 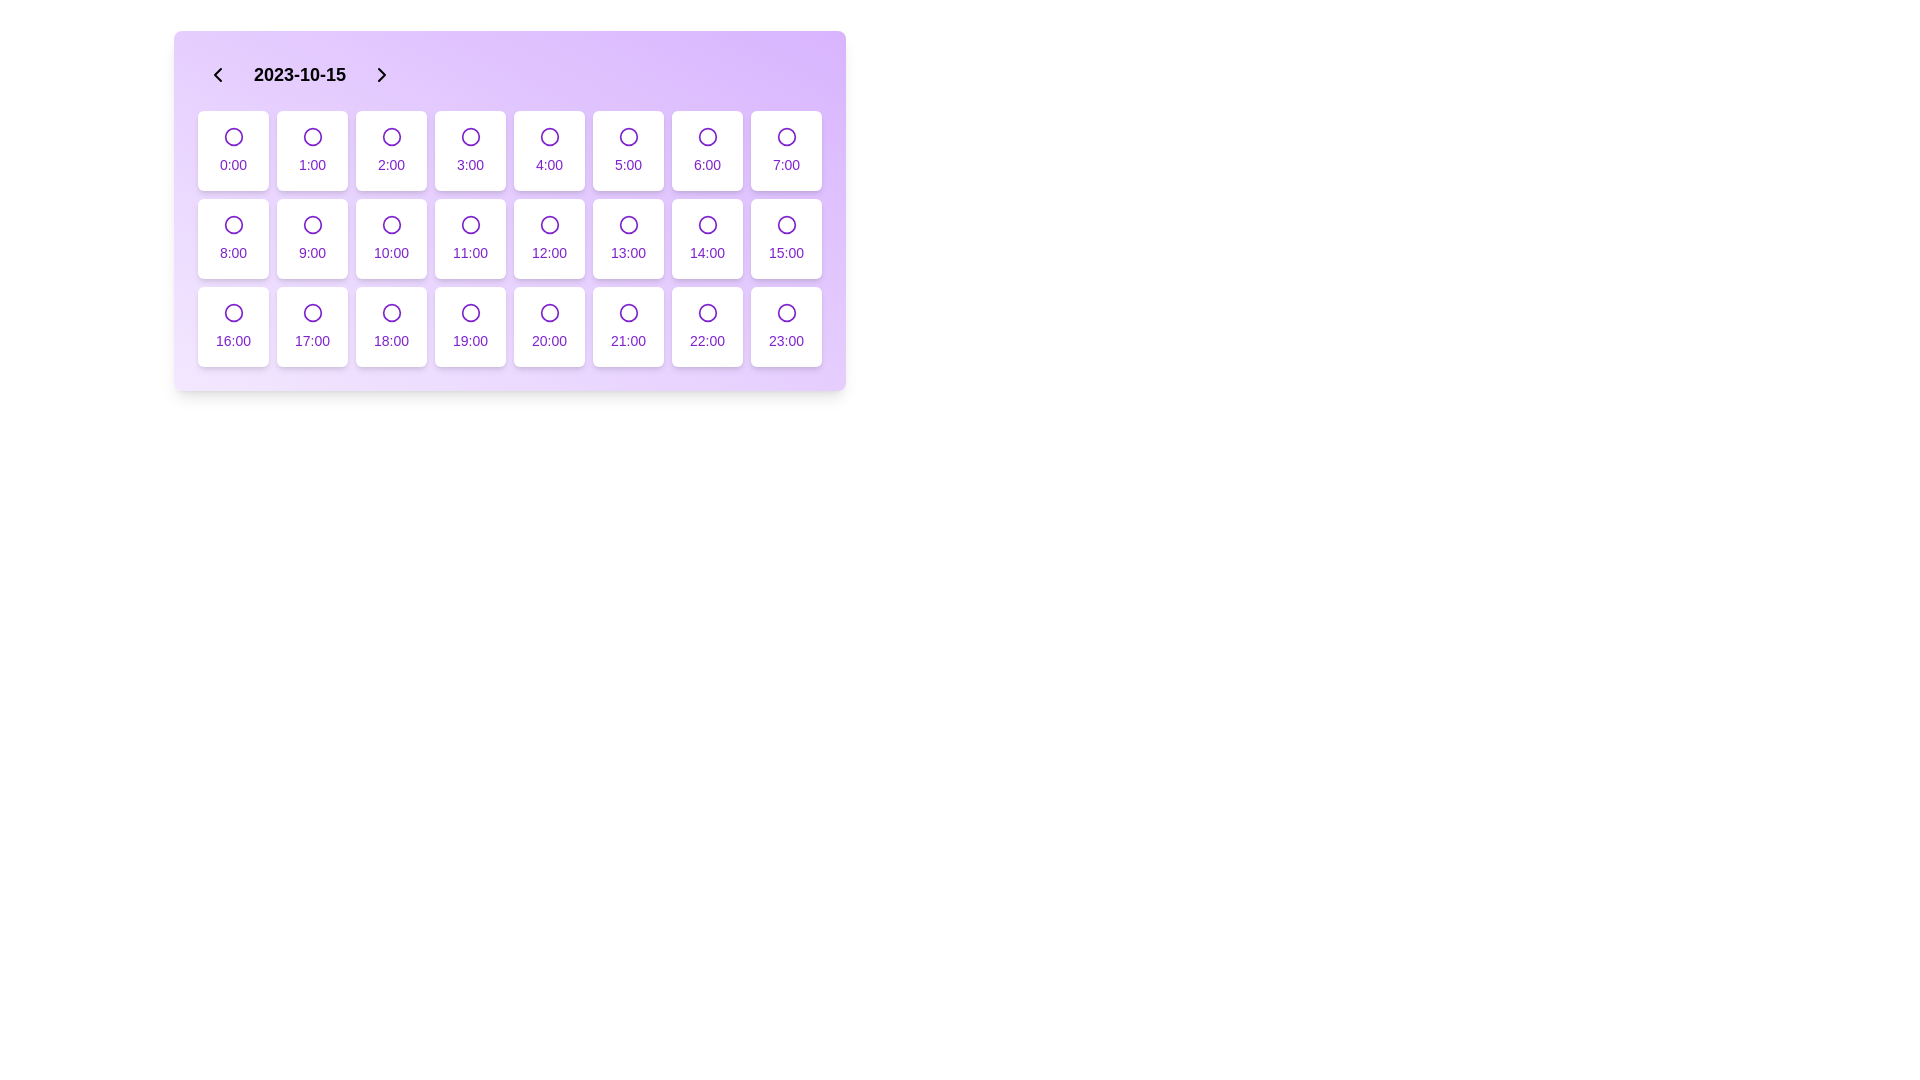 I want to click on the time selection button displaying '15:00', which is a small rectangular card with a white background, a purple circular icon at the top, and located in the second row and eighth column of the grid, so click(x=785, y=238).